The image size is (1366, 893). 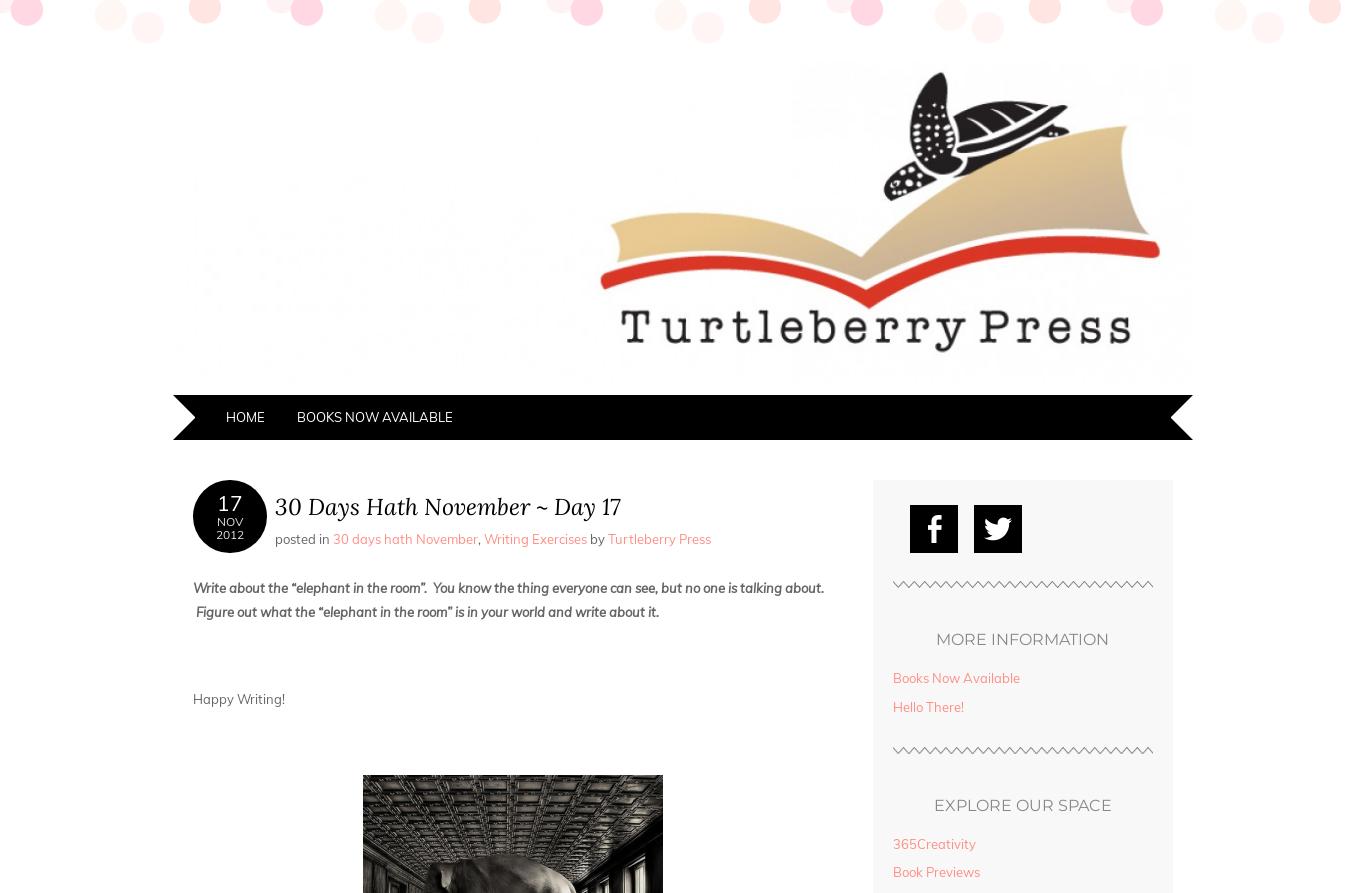 What do you see at coordinates (192, 599) in the screenshot?
I see `'Write about the “elephant in the room”.  You know the thing everyone can see, but no one is talking about.  Figure out what the “elephant in the room” is in your world and write about it.'` at bounding box center [192, 599].